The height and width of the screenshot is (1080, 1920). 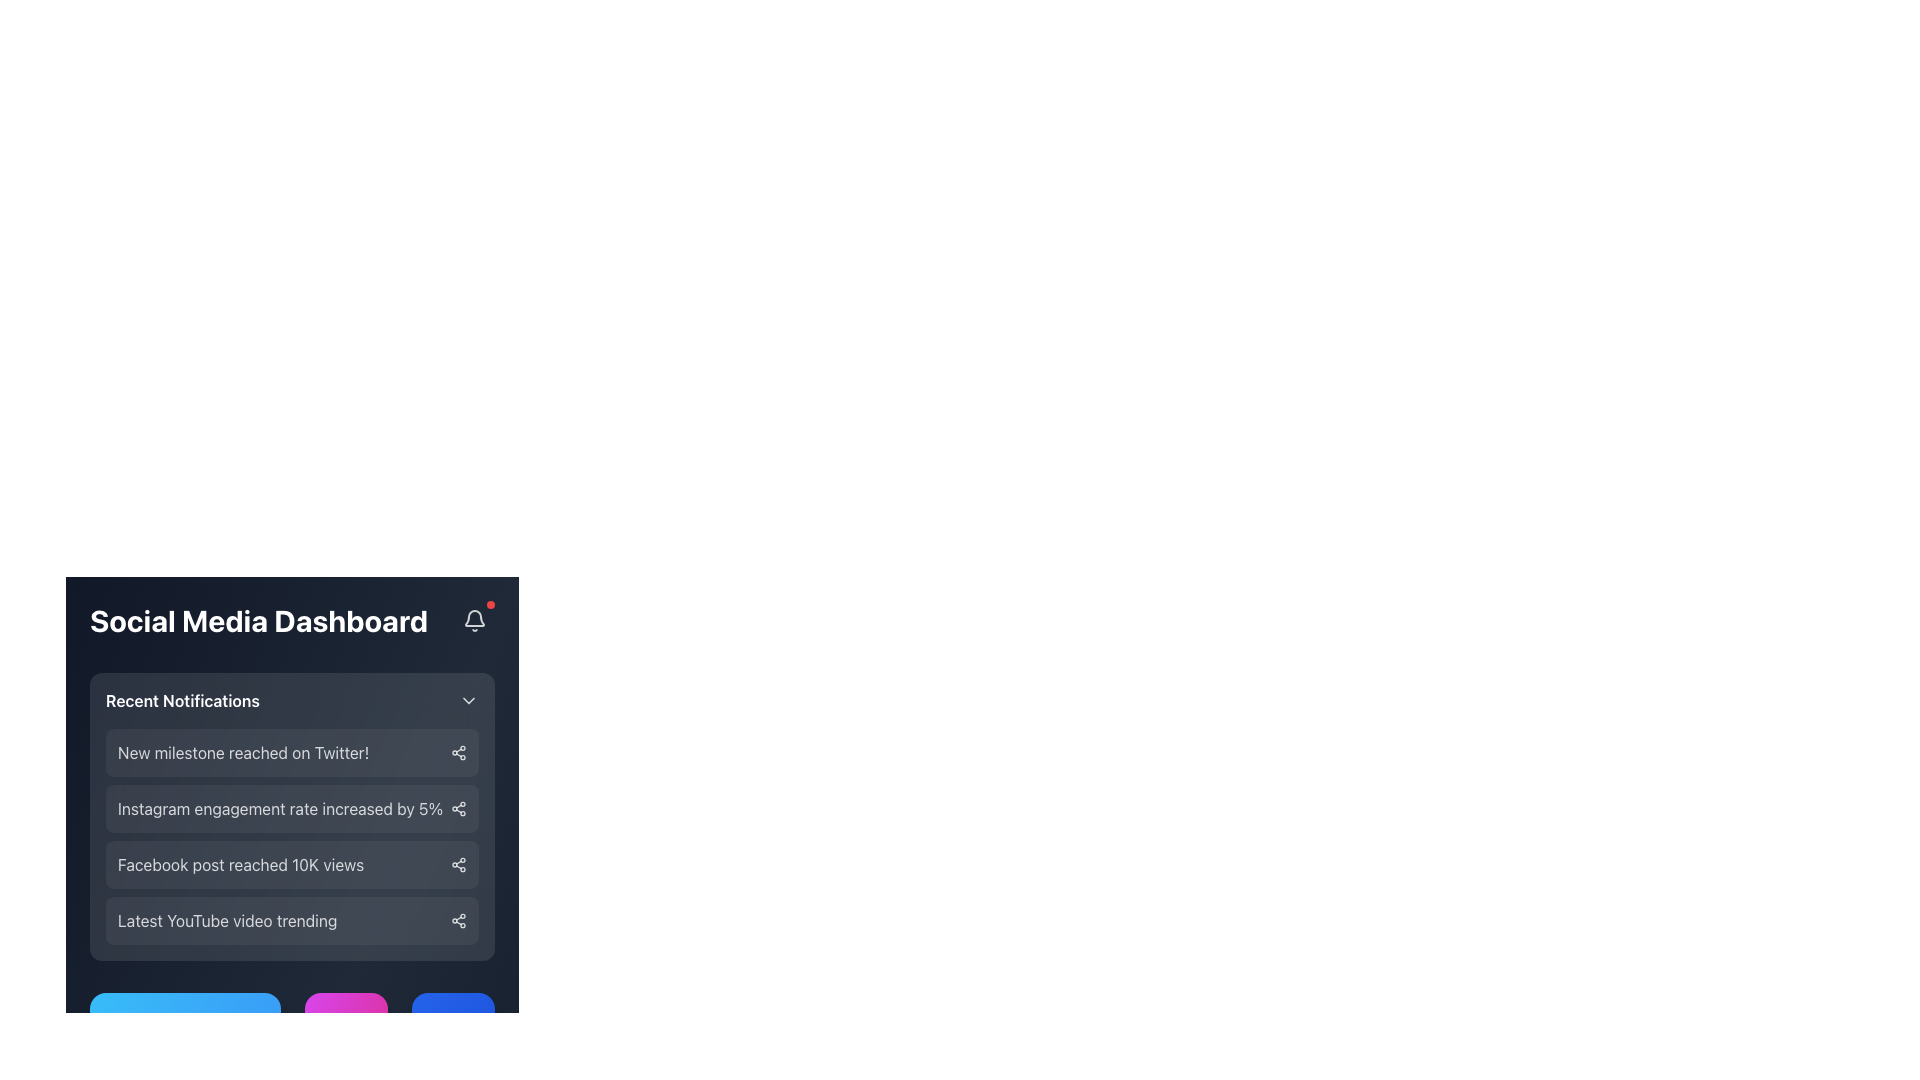 What do you see at coordinates (474, 620) in the screenshot?
I see `the bell icon in the top-right corner of the 'Social Media Dashboard'` at bounding box center [474, 620].